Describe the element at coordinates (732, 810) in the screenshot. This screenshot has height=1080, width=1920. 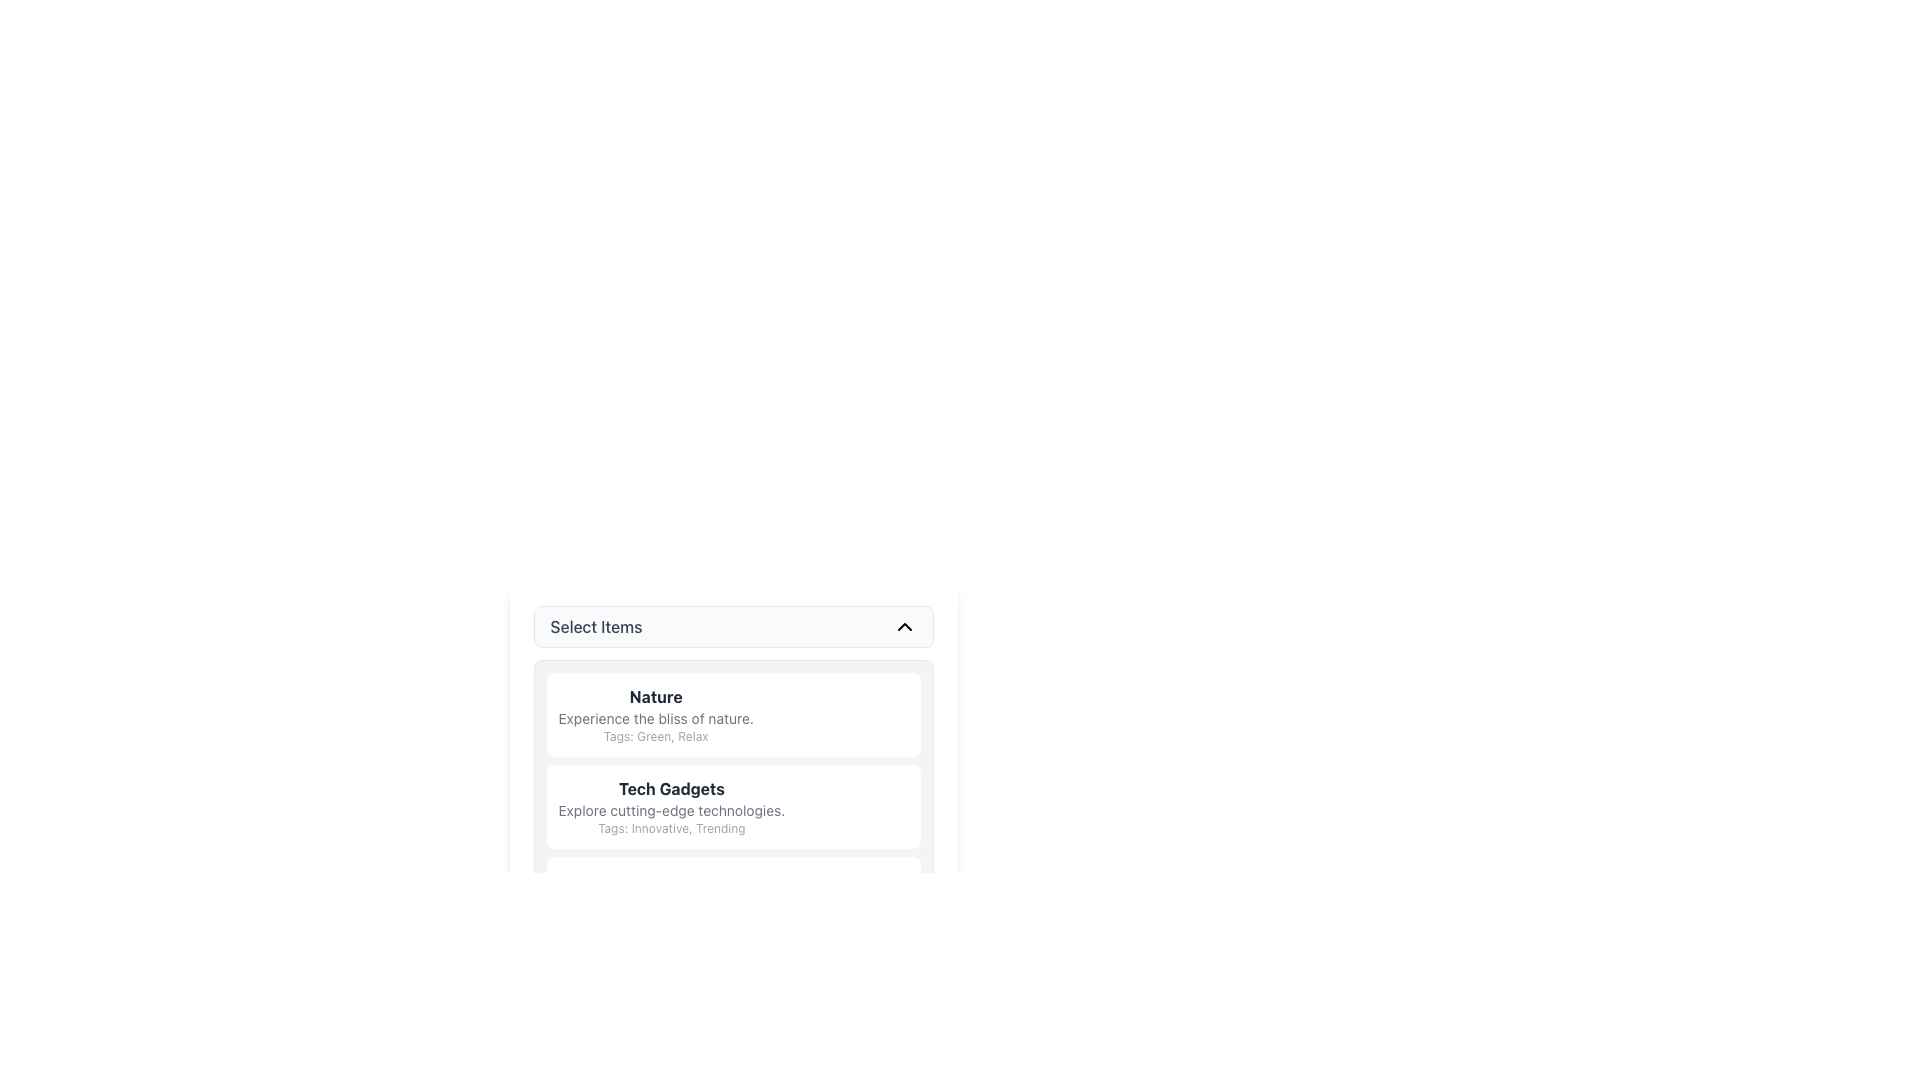
I see `the second text-based list item that describes tech gadgets` at that location.